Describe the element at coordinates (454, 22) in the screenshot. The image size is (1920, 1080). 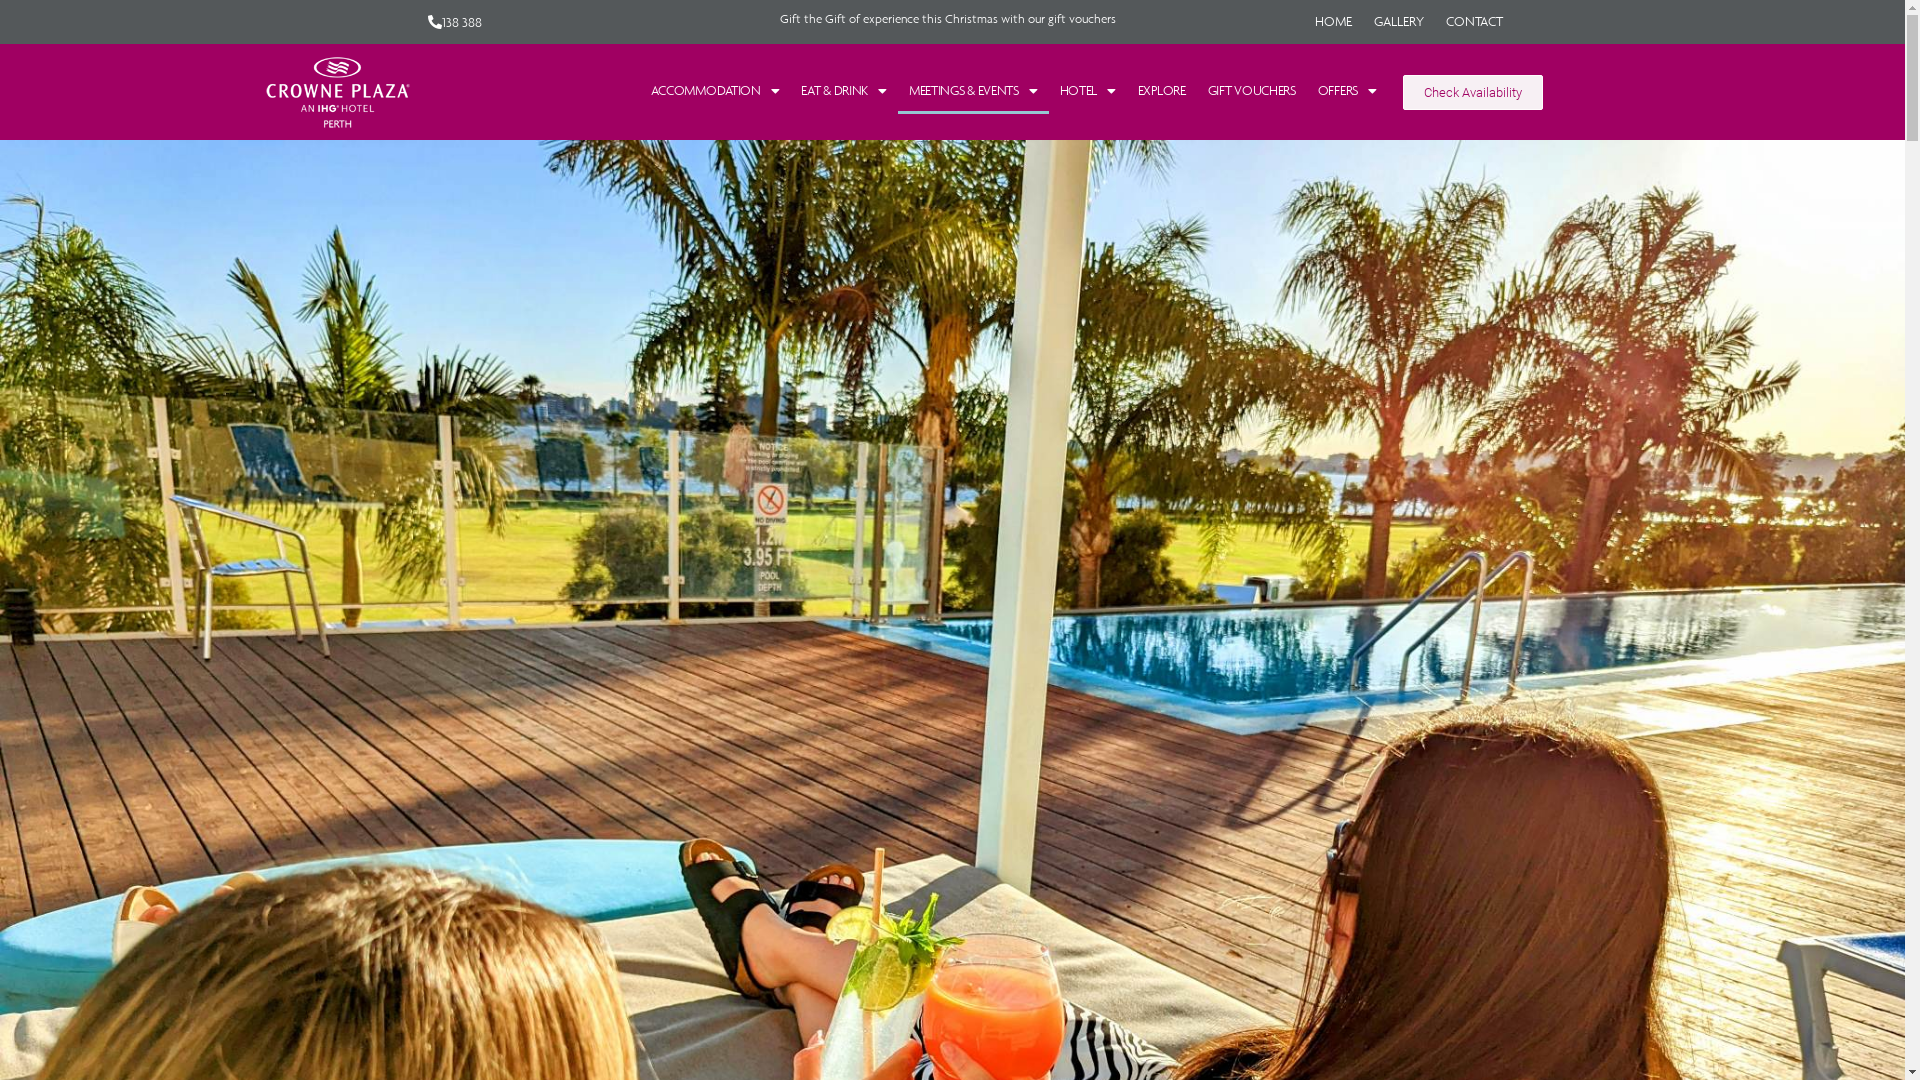
I see `'138 388'` at that location.